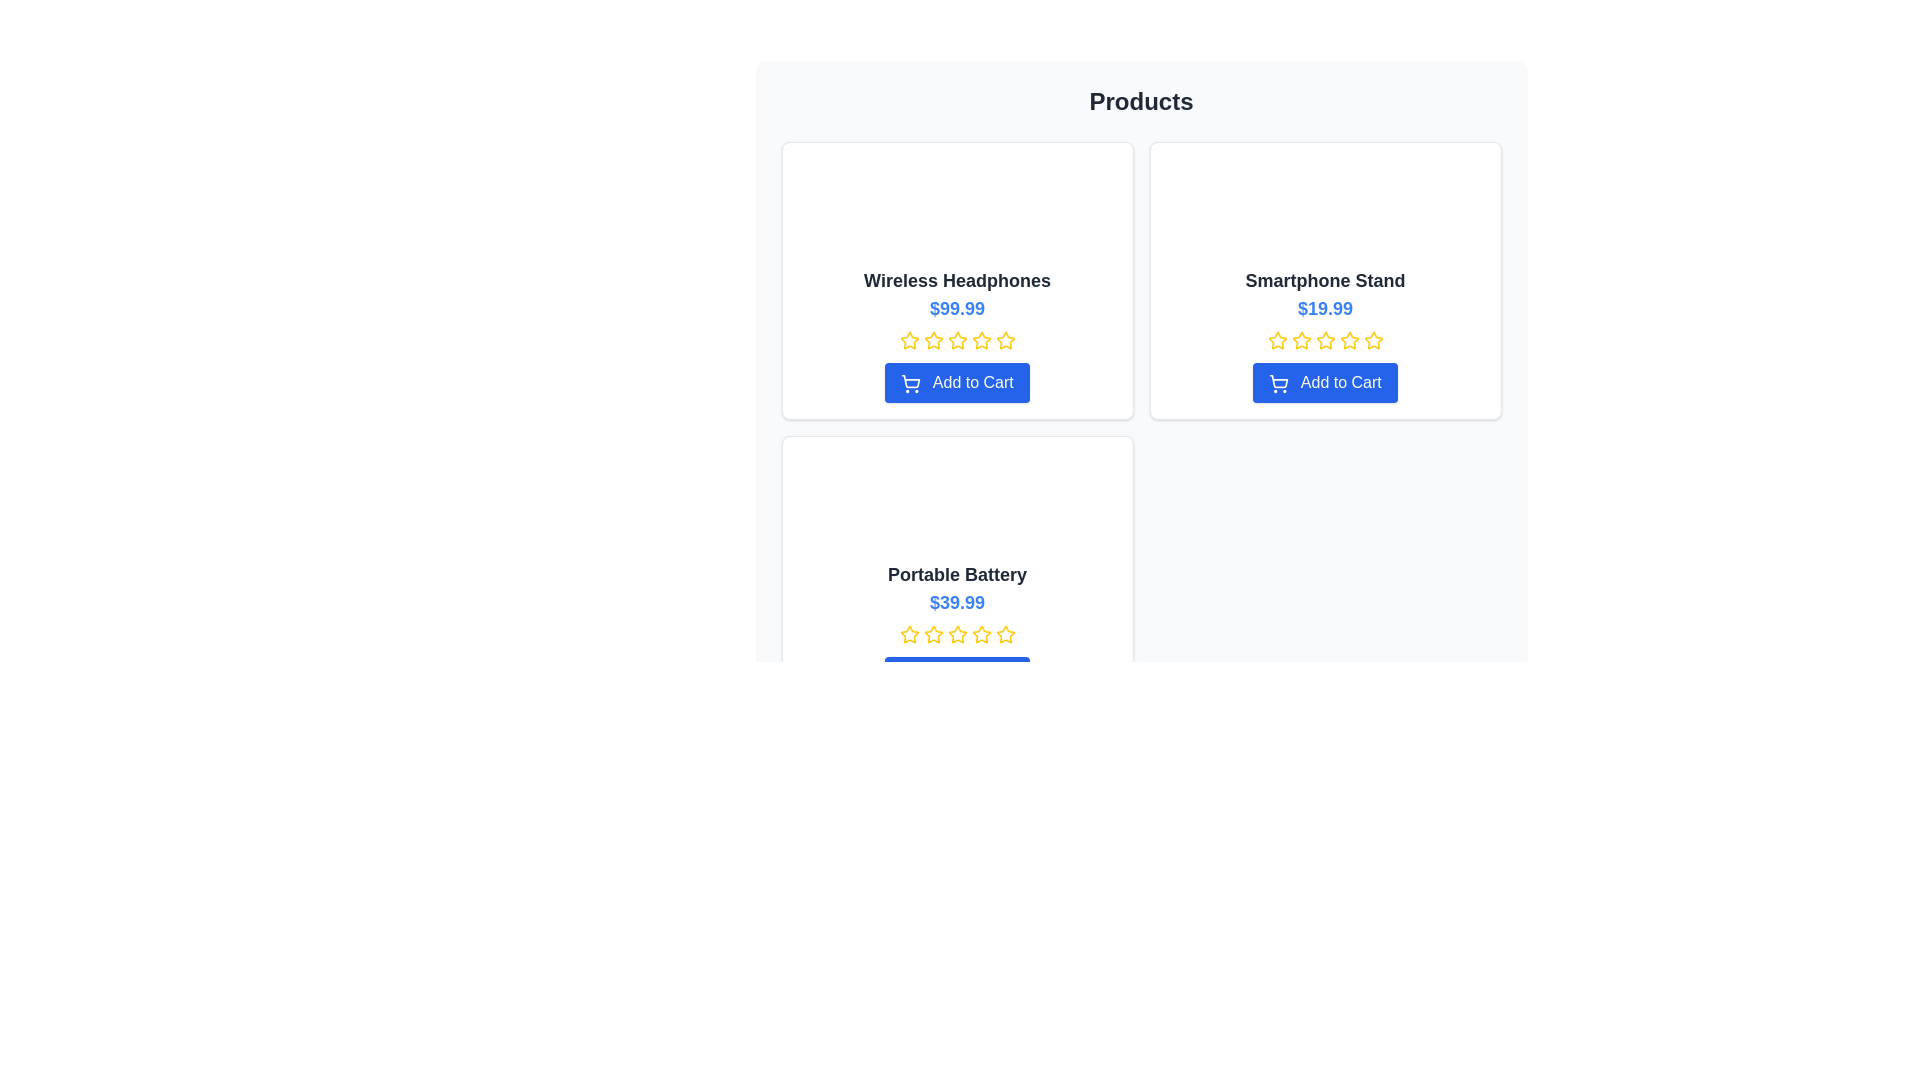  What do you see at coordinates (1325, 308) in the screenshot?
I see `the price display of the 'Smartphone Stand' product, which is located in the second card under the 'Products' header, directly below the title and above the rating component` at bounding box center [1325, 308].